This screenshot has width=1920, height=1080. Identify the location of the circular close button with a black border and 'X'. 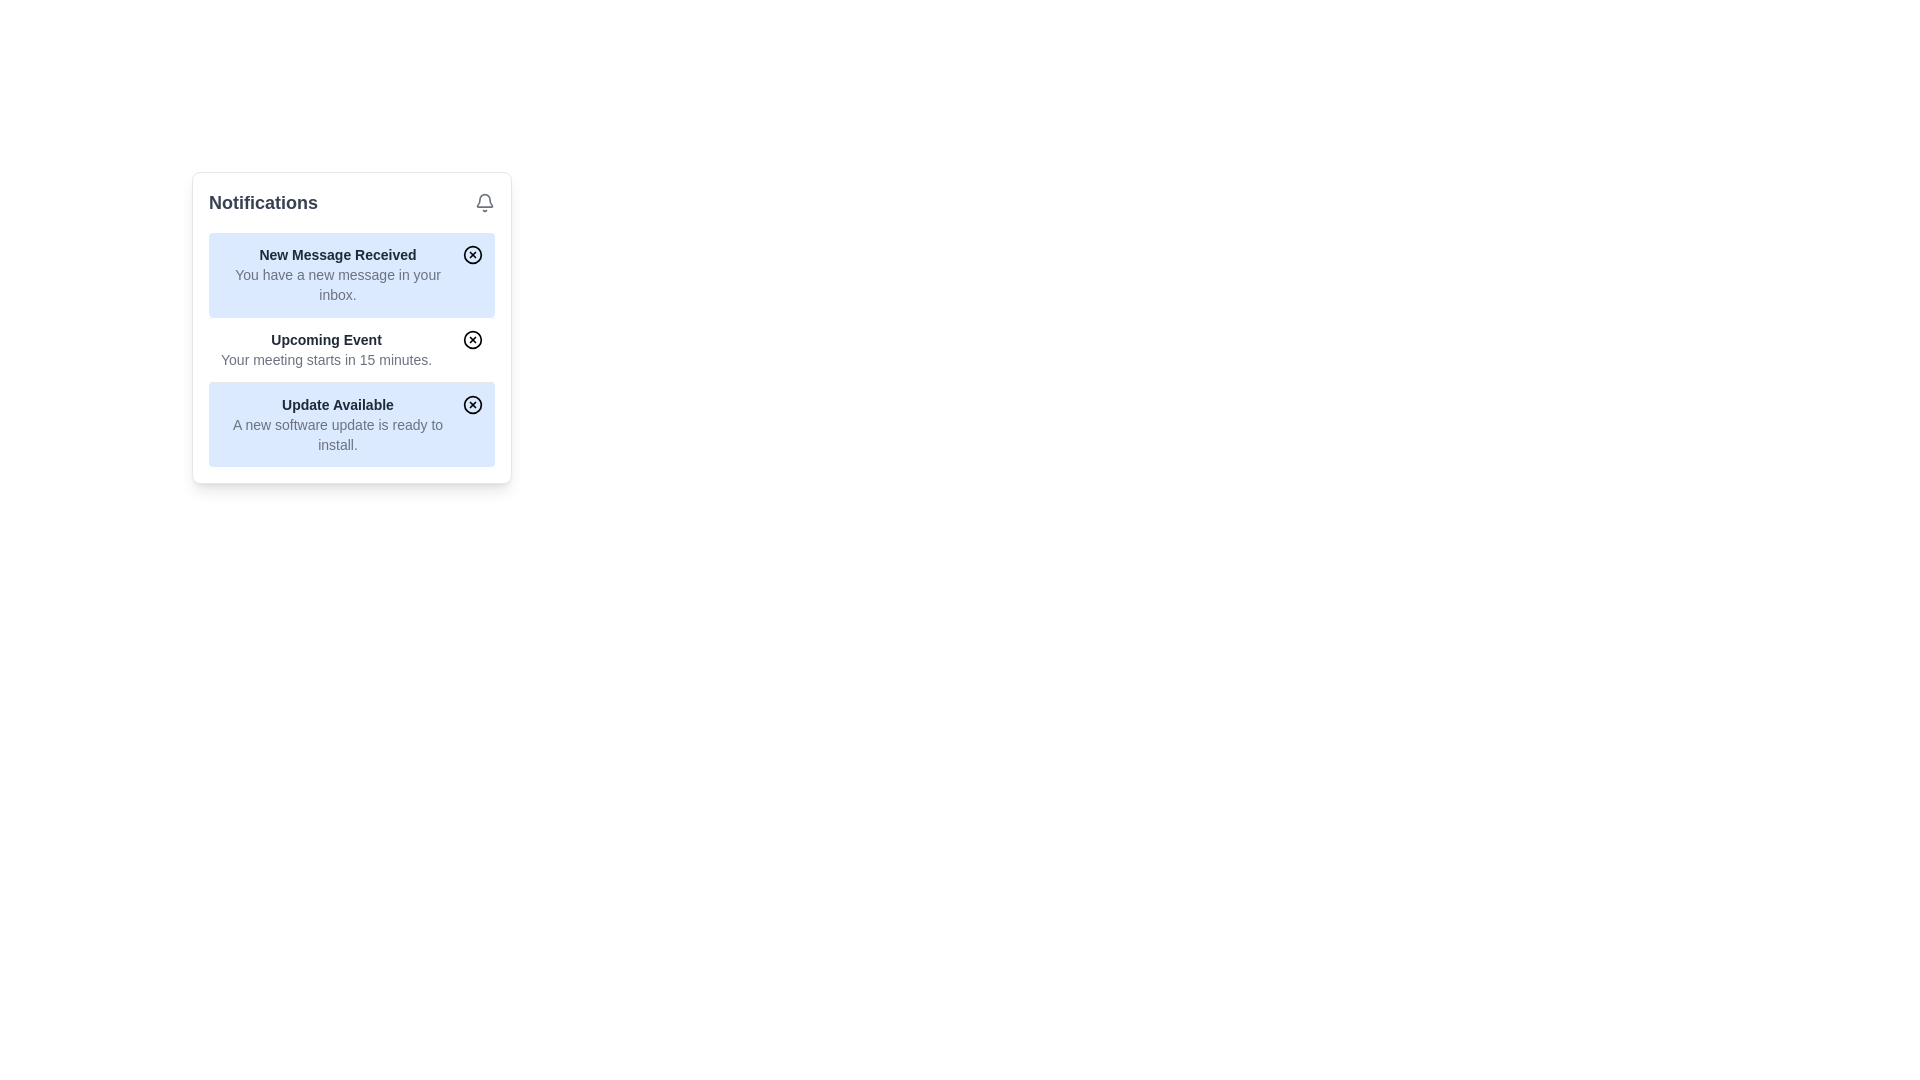
(472, 338).